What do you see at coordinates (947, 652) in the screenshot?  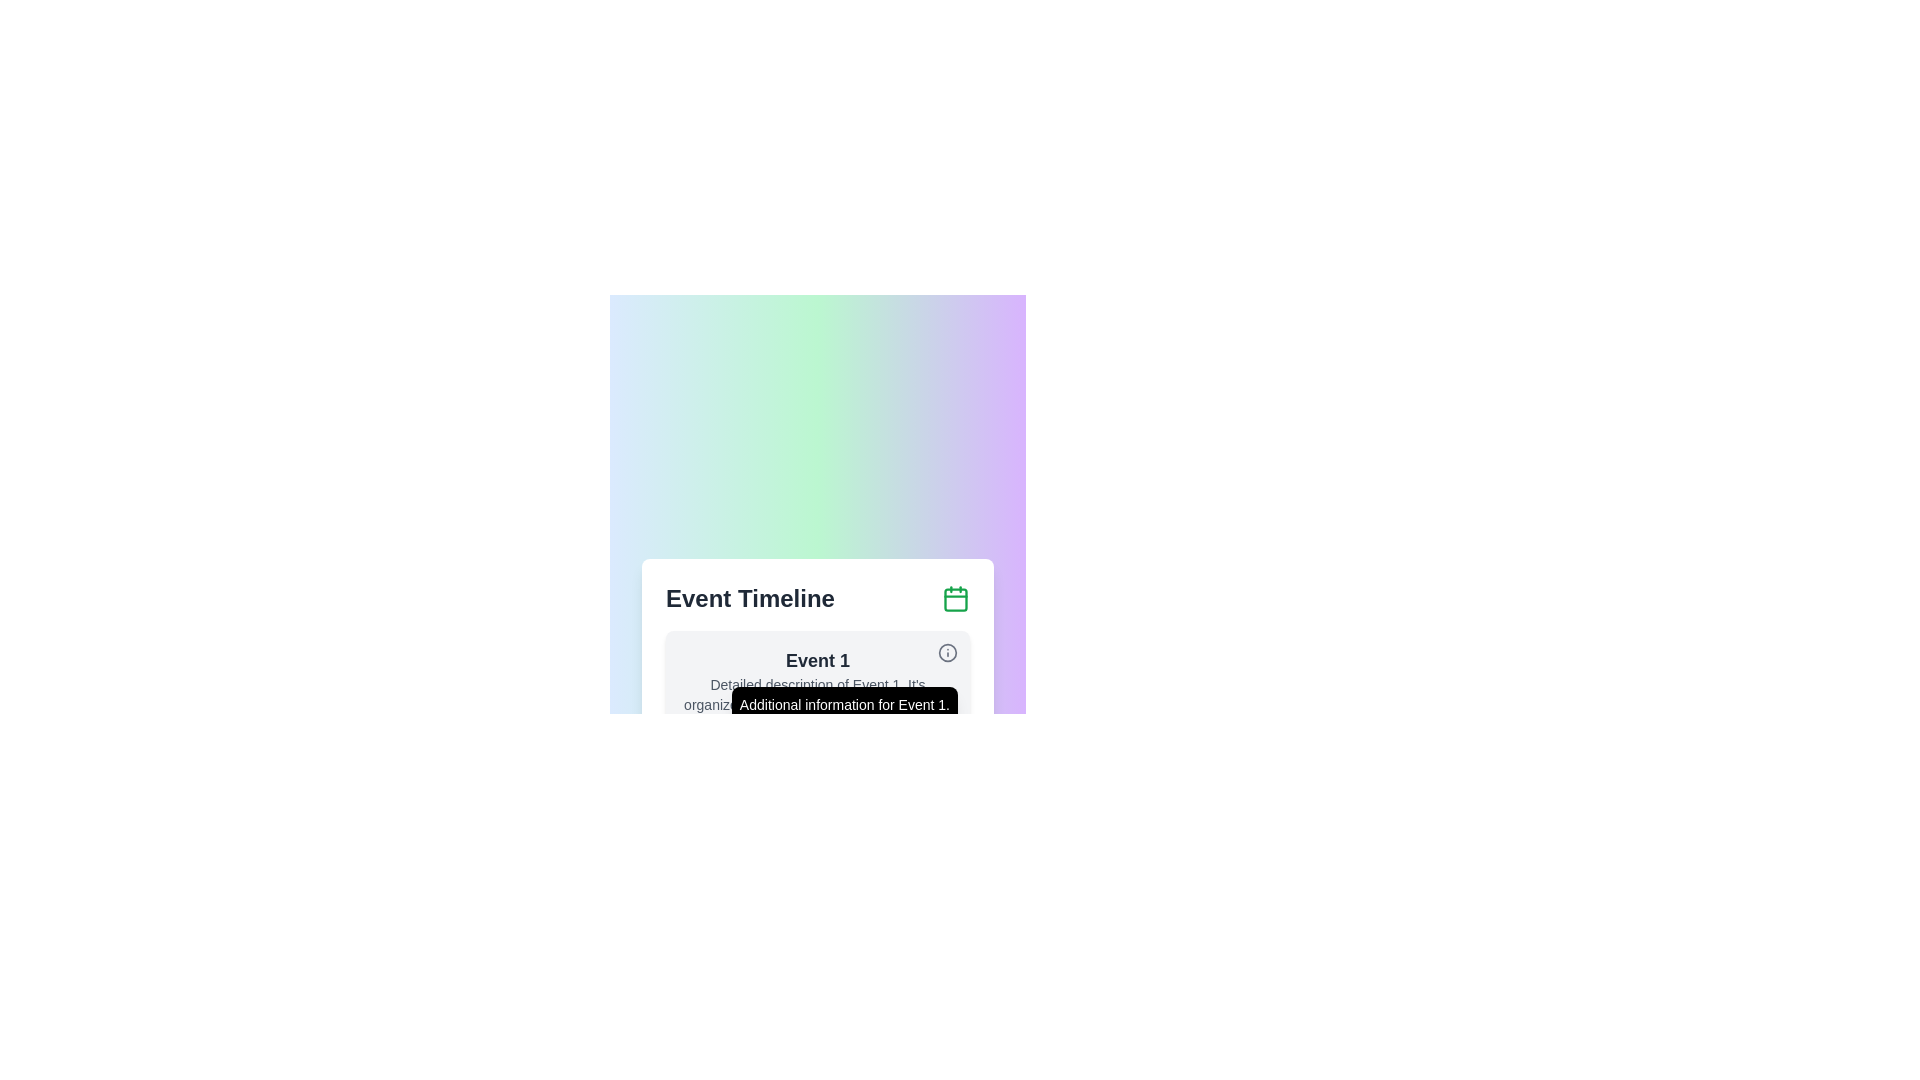 I see `the interactive information icon located at the top-right corner of the event card to change its appearance` at bounding box center [947, 652].